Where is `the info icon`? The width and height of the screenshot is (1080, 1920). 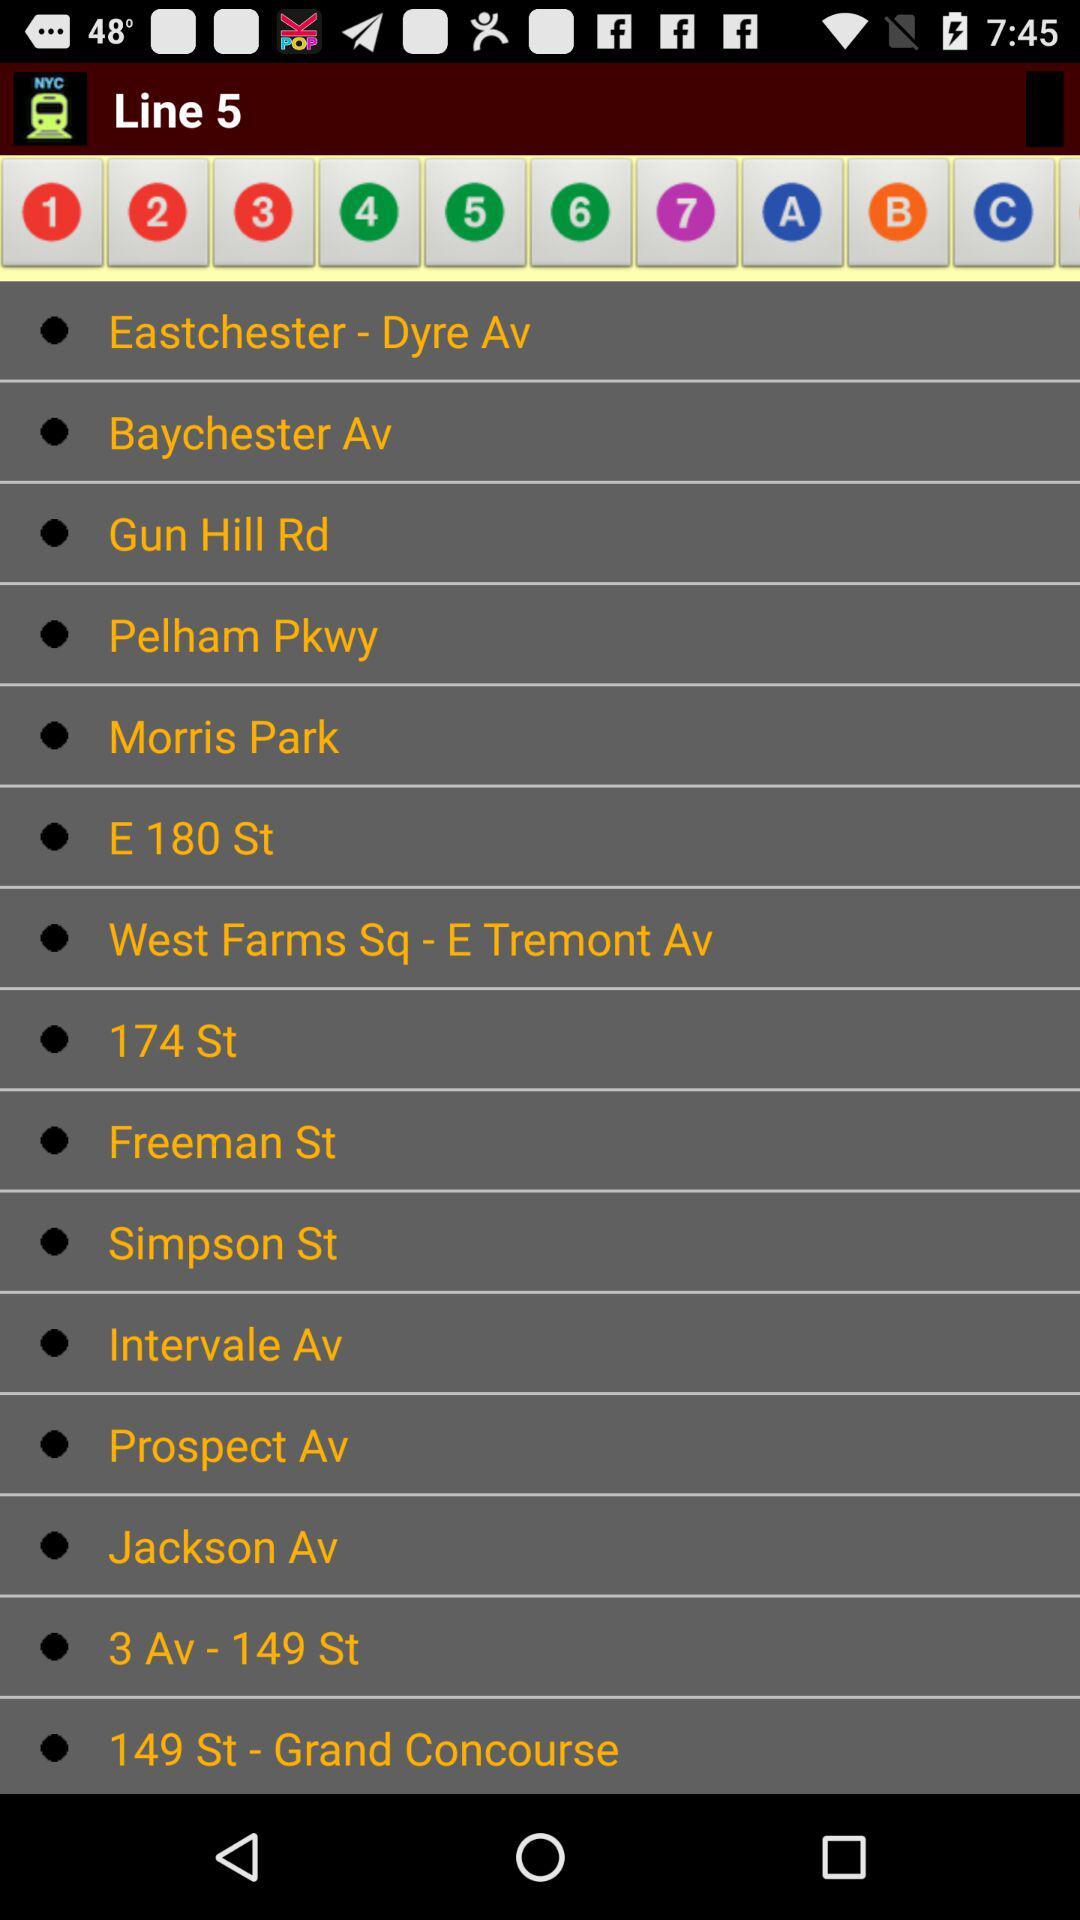
the info icon is located at coordinates (55, 233).